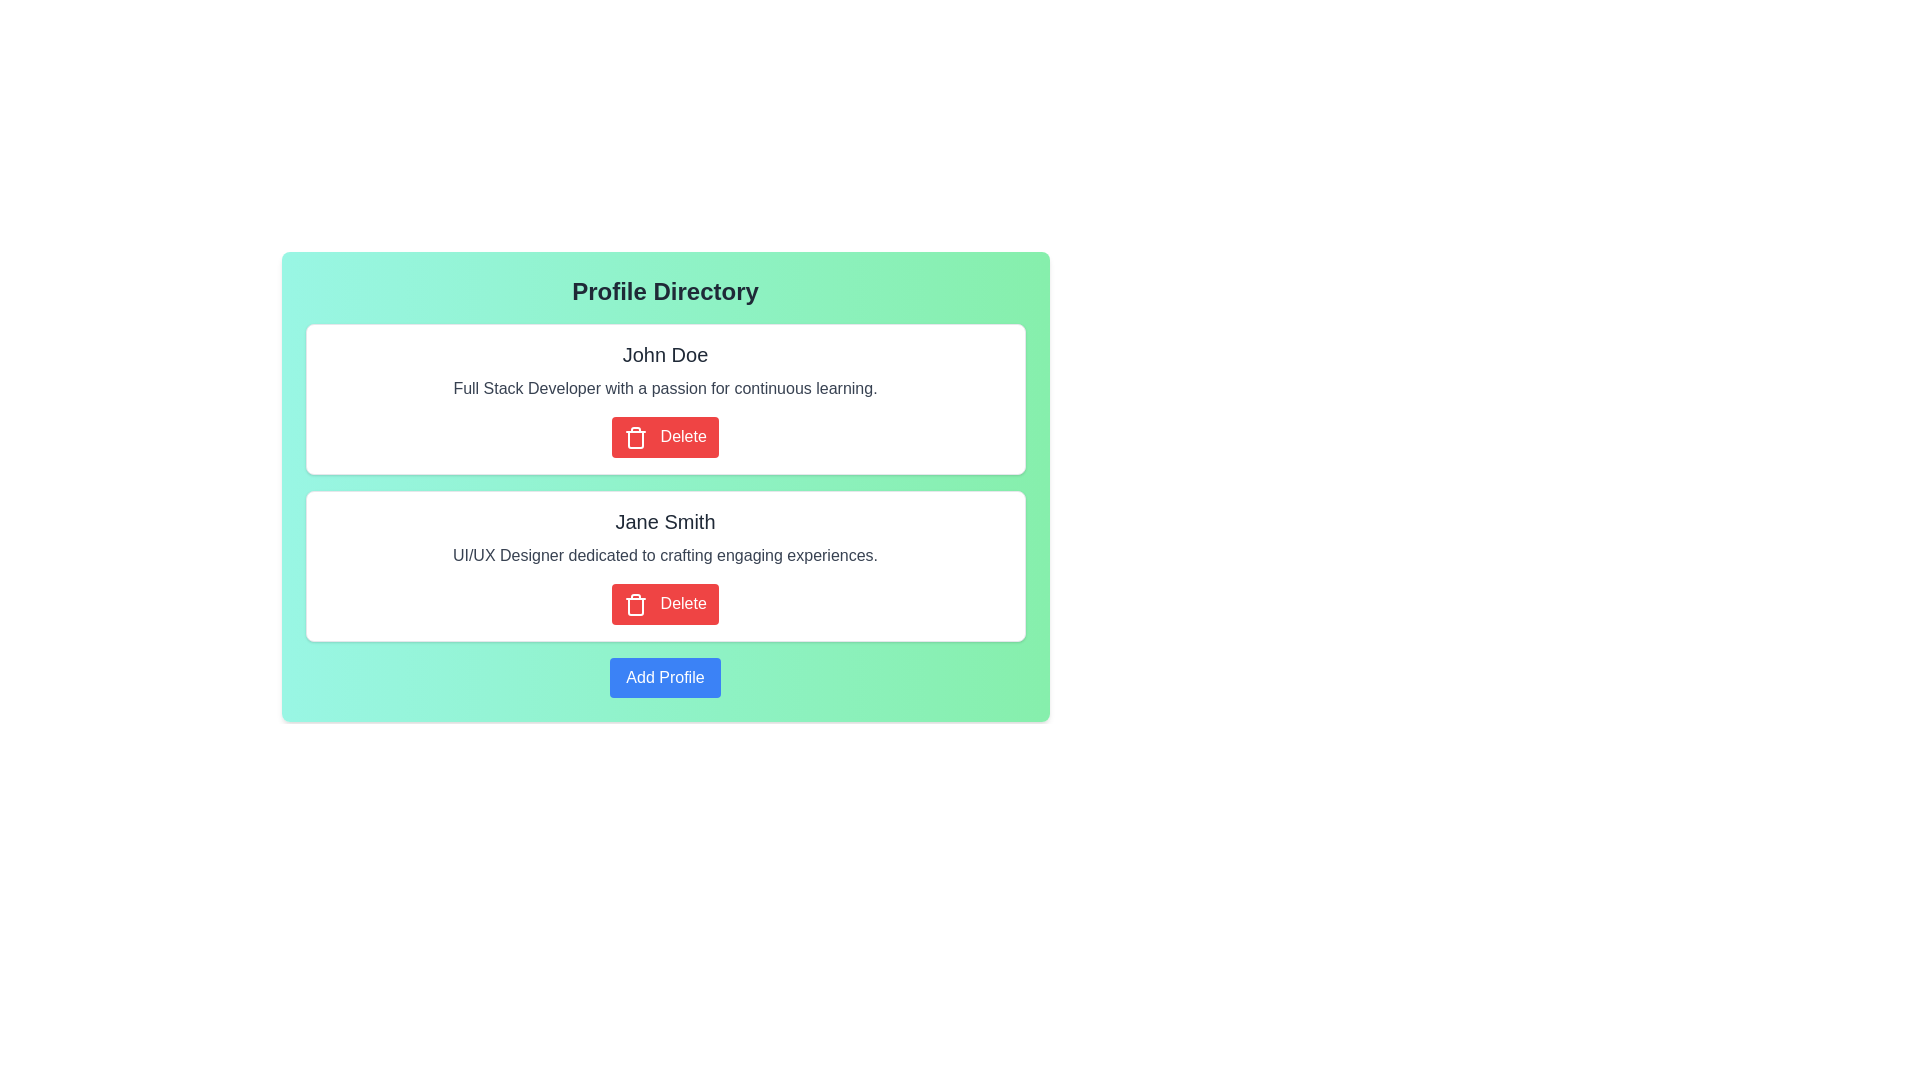 This screenshot has height=1080, width=1920. What do you see at coordinates (665, 520) in the screenshot?
I see `the static text displaying the profile name, which is centrally aligned at the top of the card above the description text and below the heading 'Profile Directory'` at bounding box center [665, 520].